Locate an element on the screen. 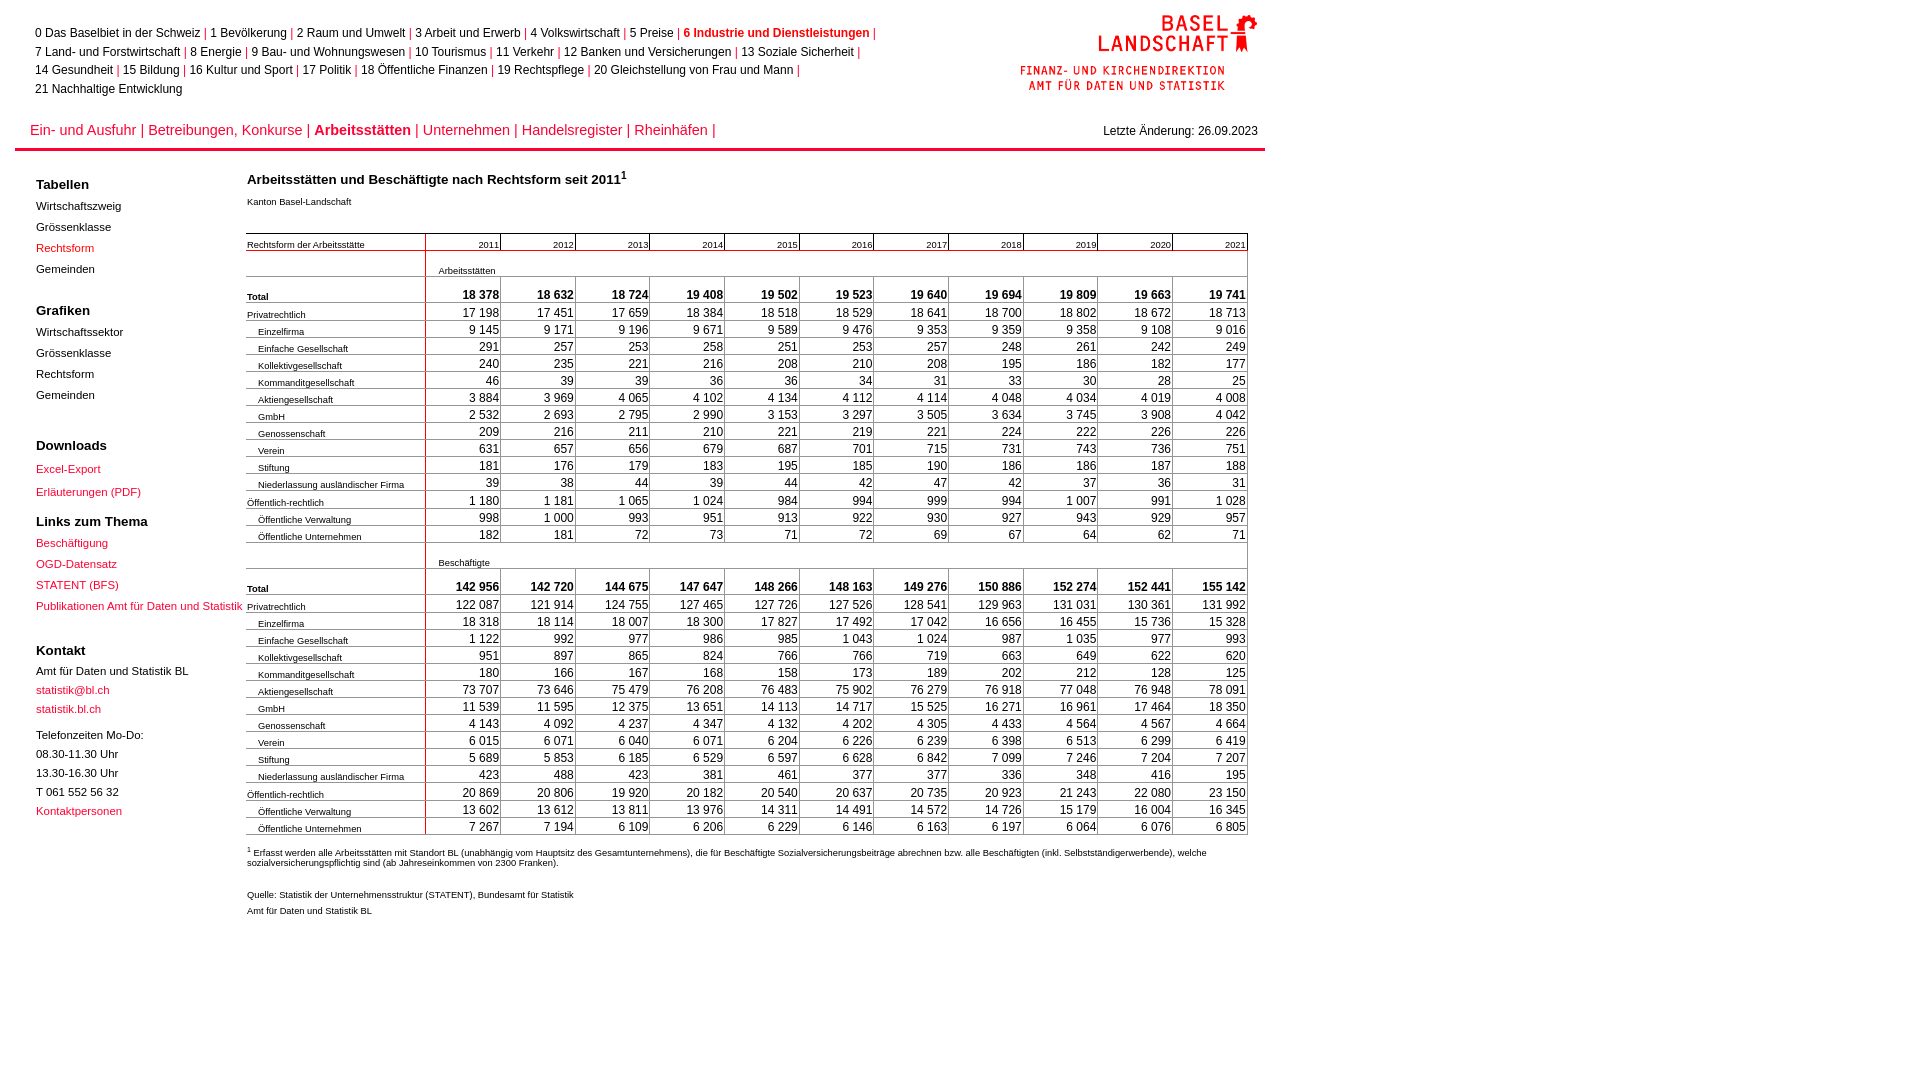 This screenshot has width=1920, height=1080. 'Handelsregister |' is located at coordinates (577, 130).